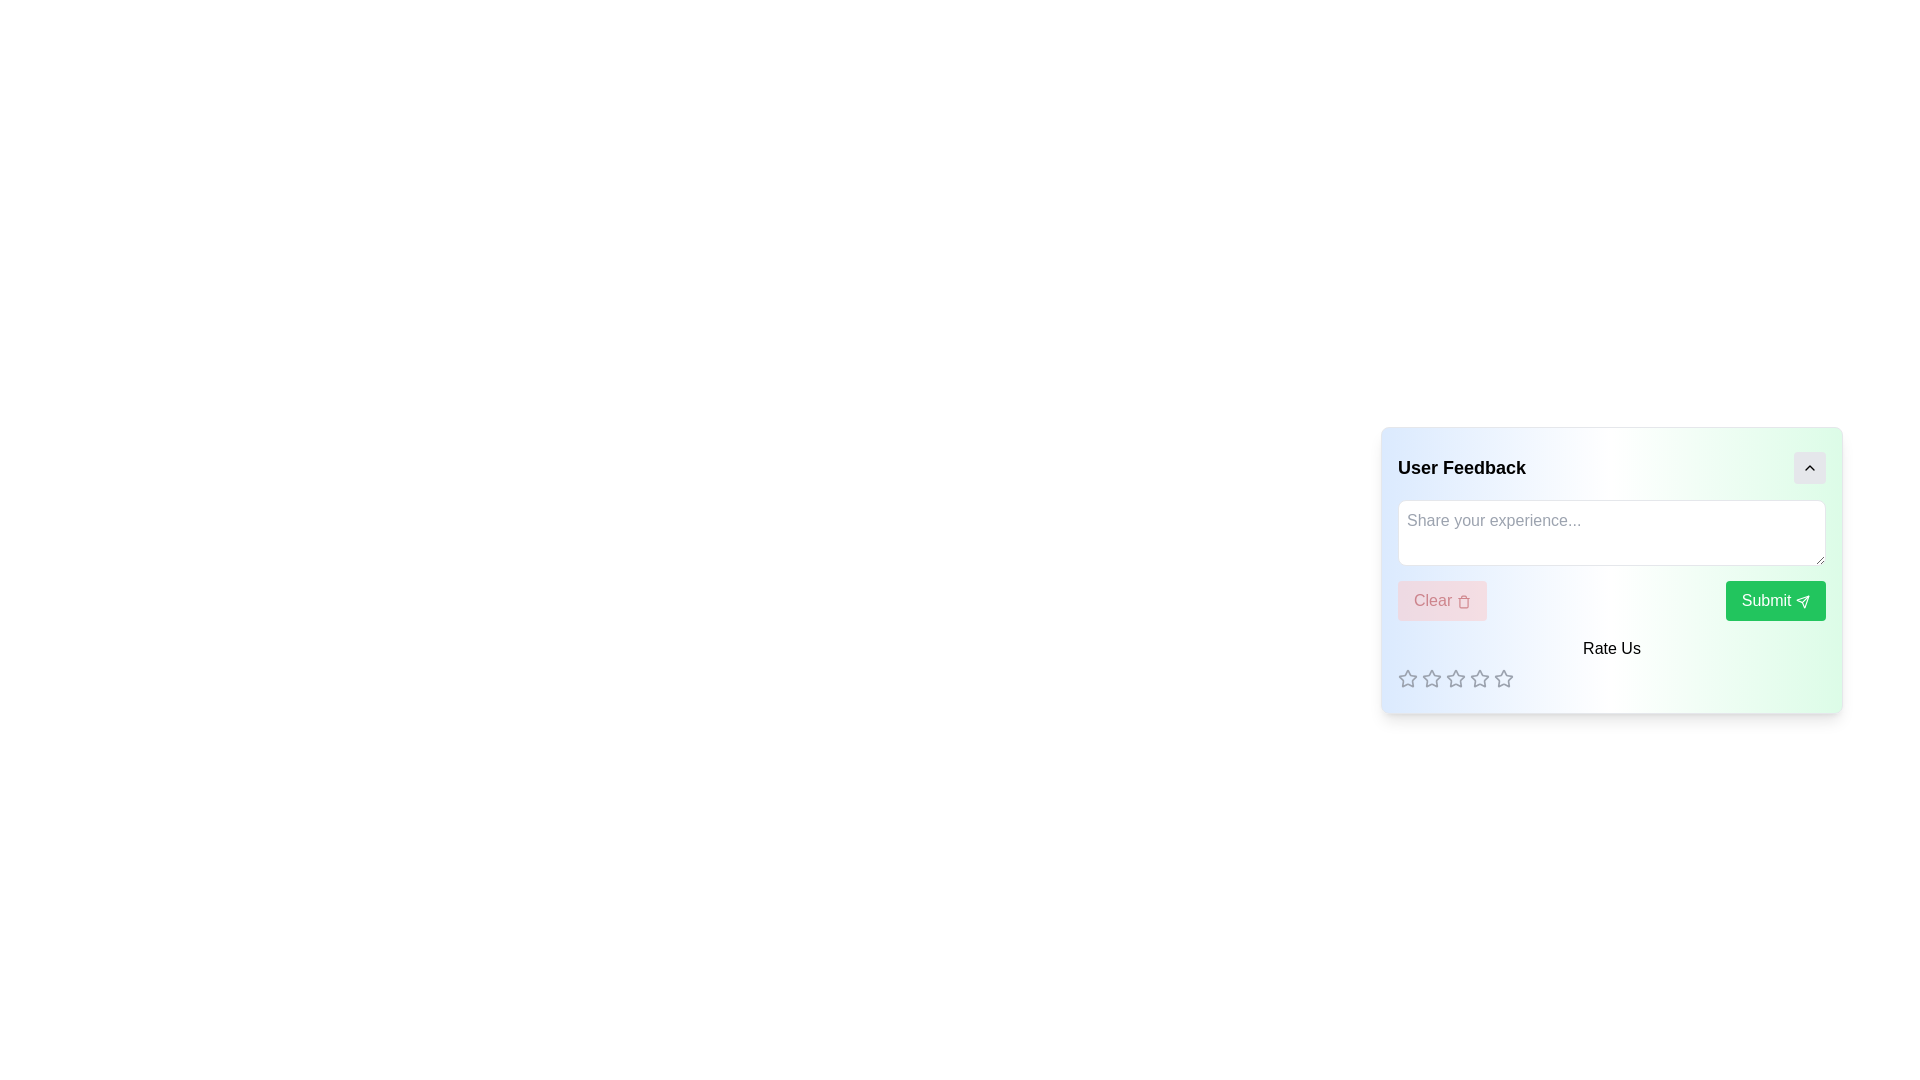 The width and height of the screenshot is (1920, 1080). I want to click on the first outlined star icon in the rating system, so click(1406, 677).